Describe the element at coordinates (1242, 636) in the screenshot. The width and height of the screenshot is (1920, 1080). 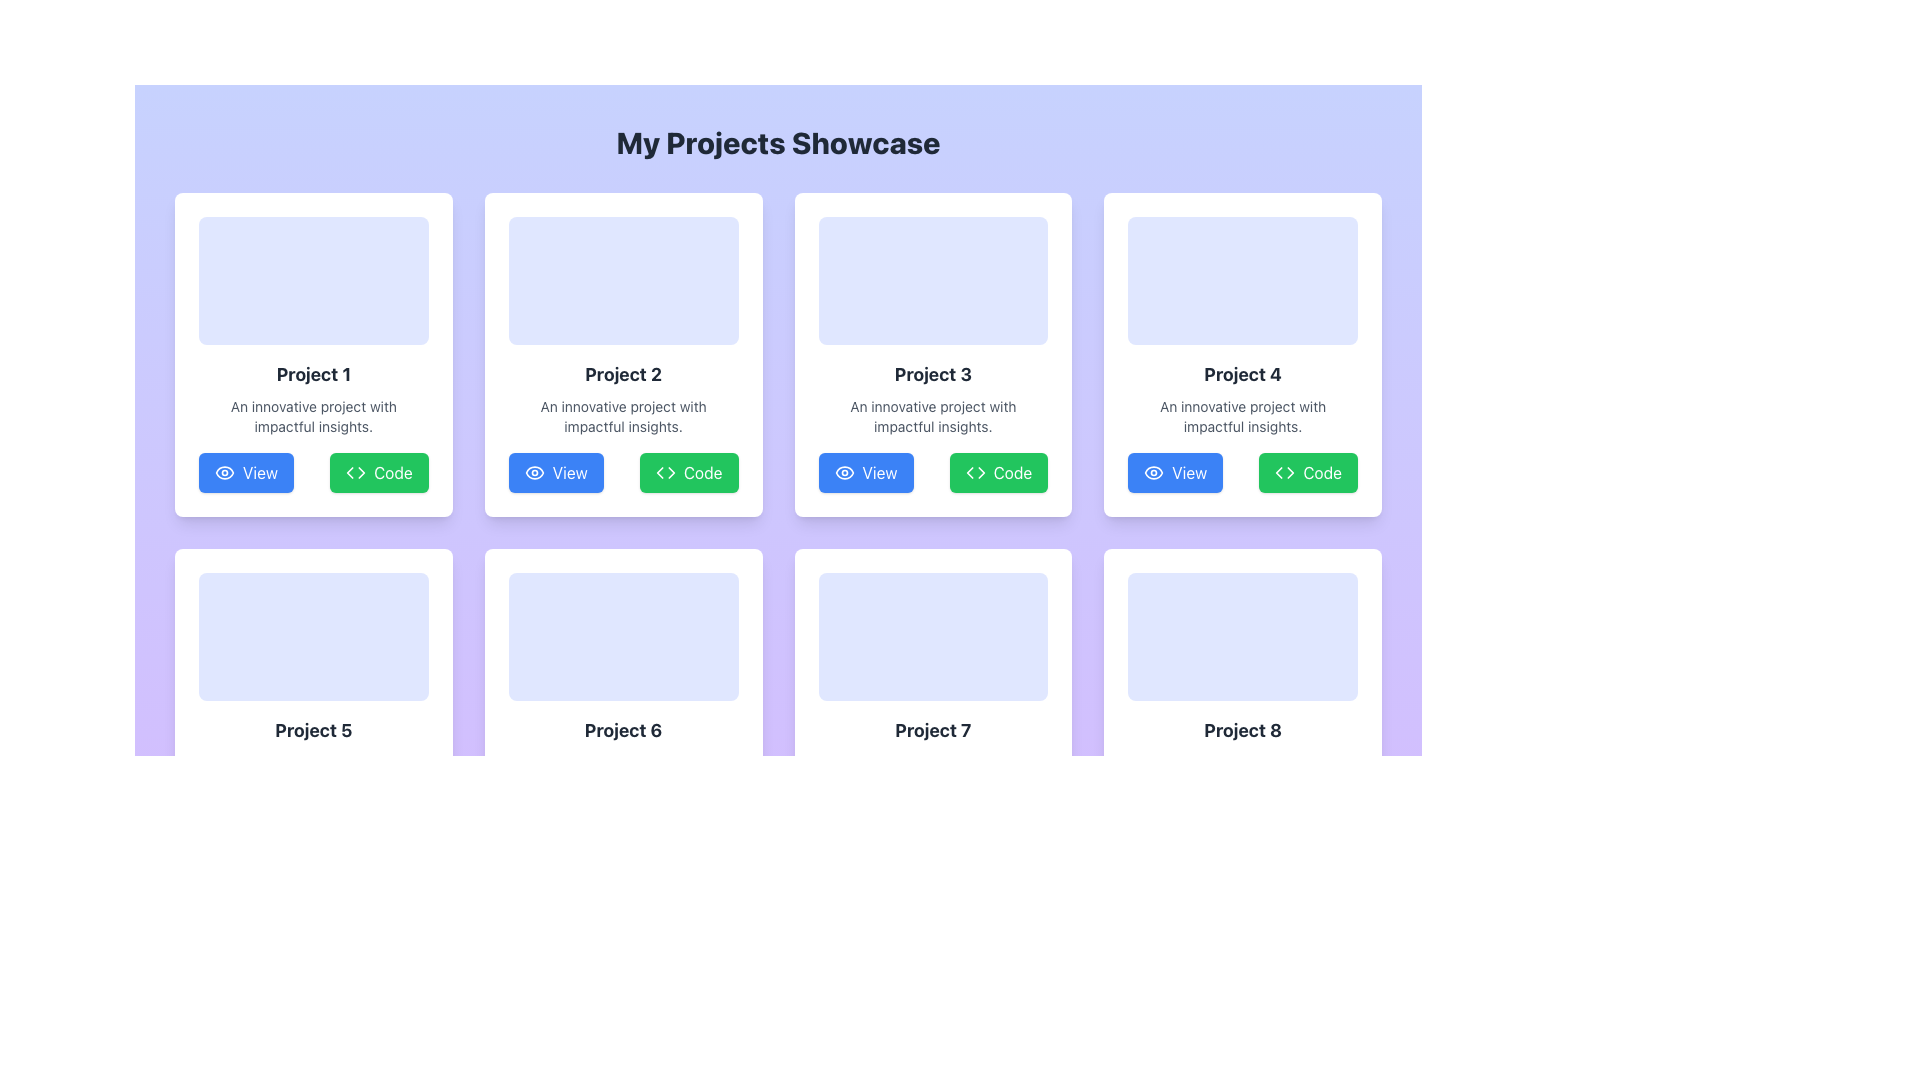
I see `the decorative placeholder located at the top of the 'Project 8' card, which serves as the visual centerpiece for the project` at that location.